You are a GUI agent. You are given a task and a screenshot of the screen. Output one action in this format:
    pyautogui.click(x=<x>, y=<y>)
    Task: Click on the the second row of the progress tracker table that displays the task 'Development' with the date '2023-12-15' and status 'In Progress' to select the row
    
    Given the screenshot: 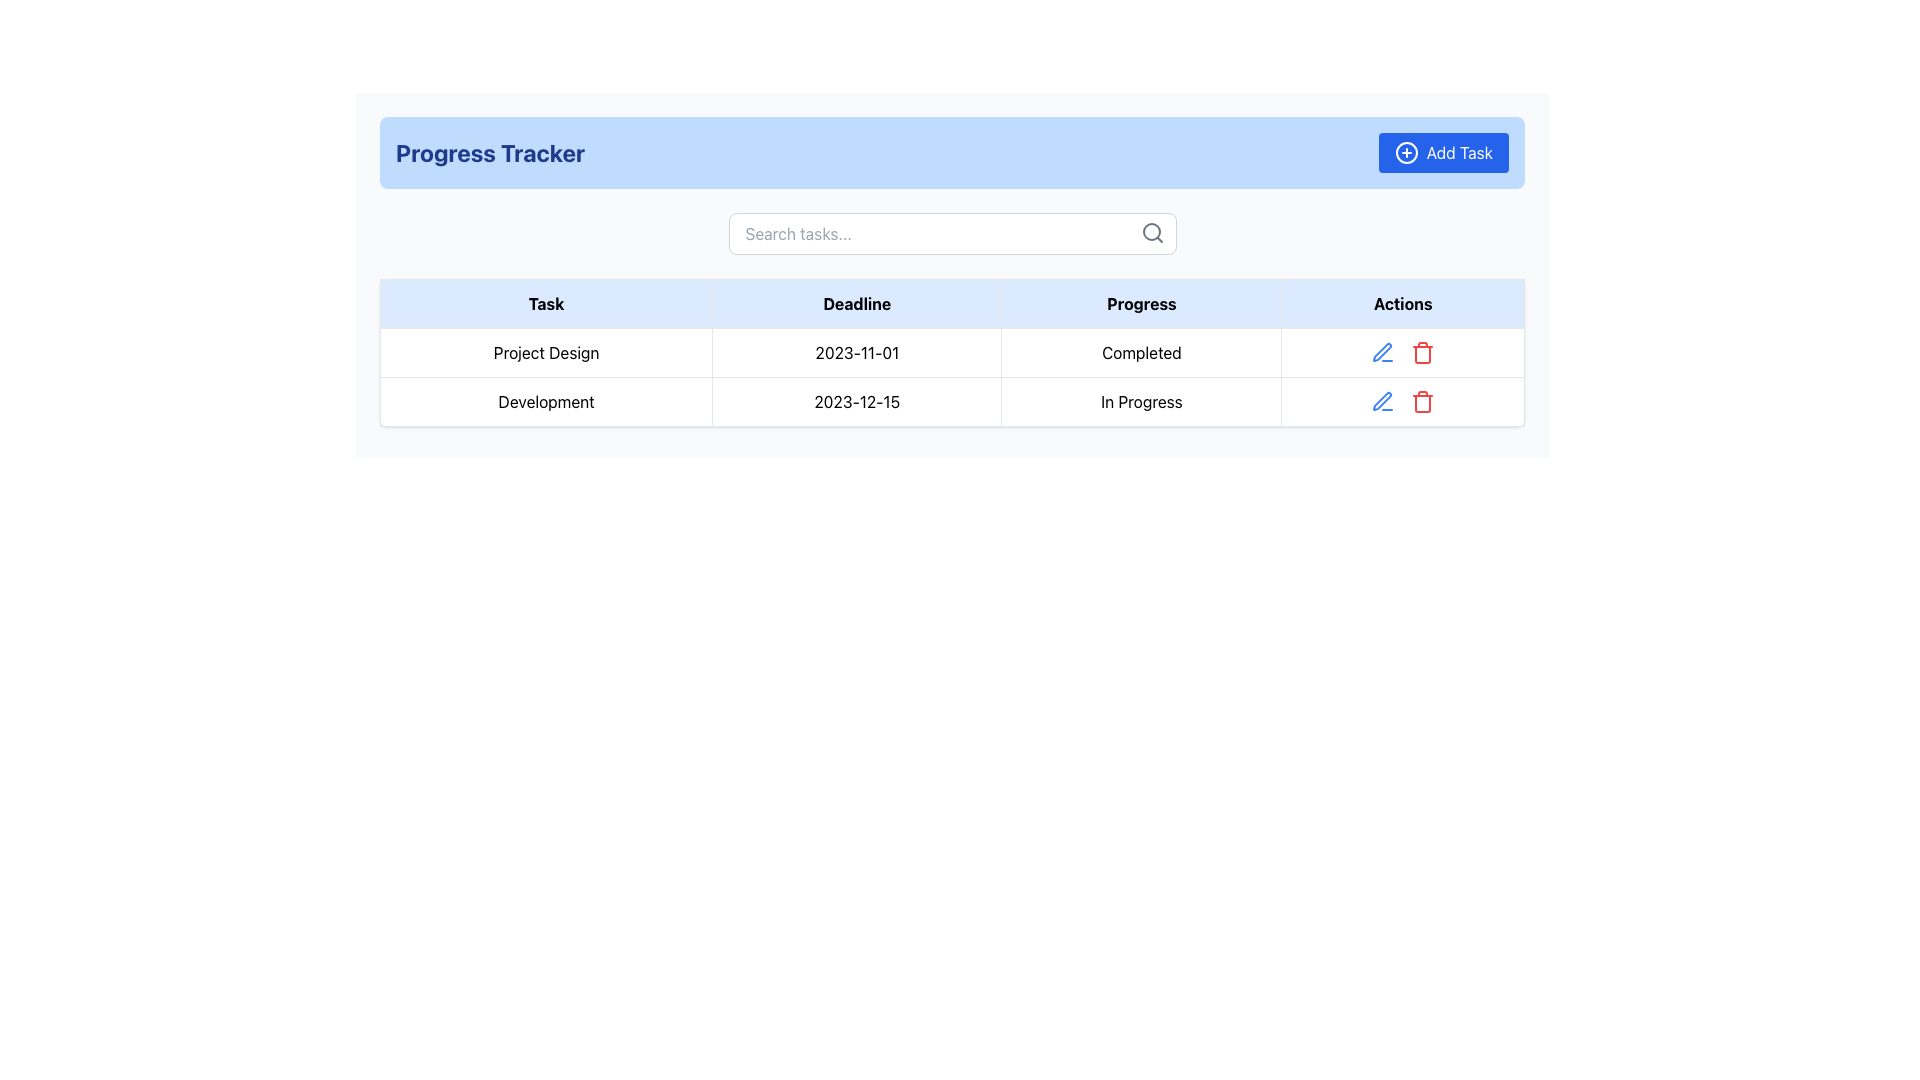 What is the action you would take?
    pyautogui.click(x=951, y=401)
    